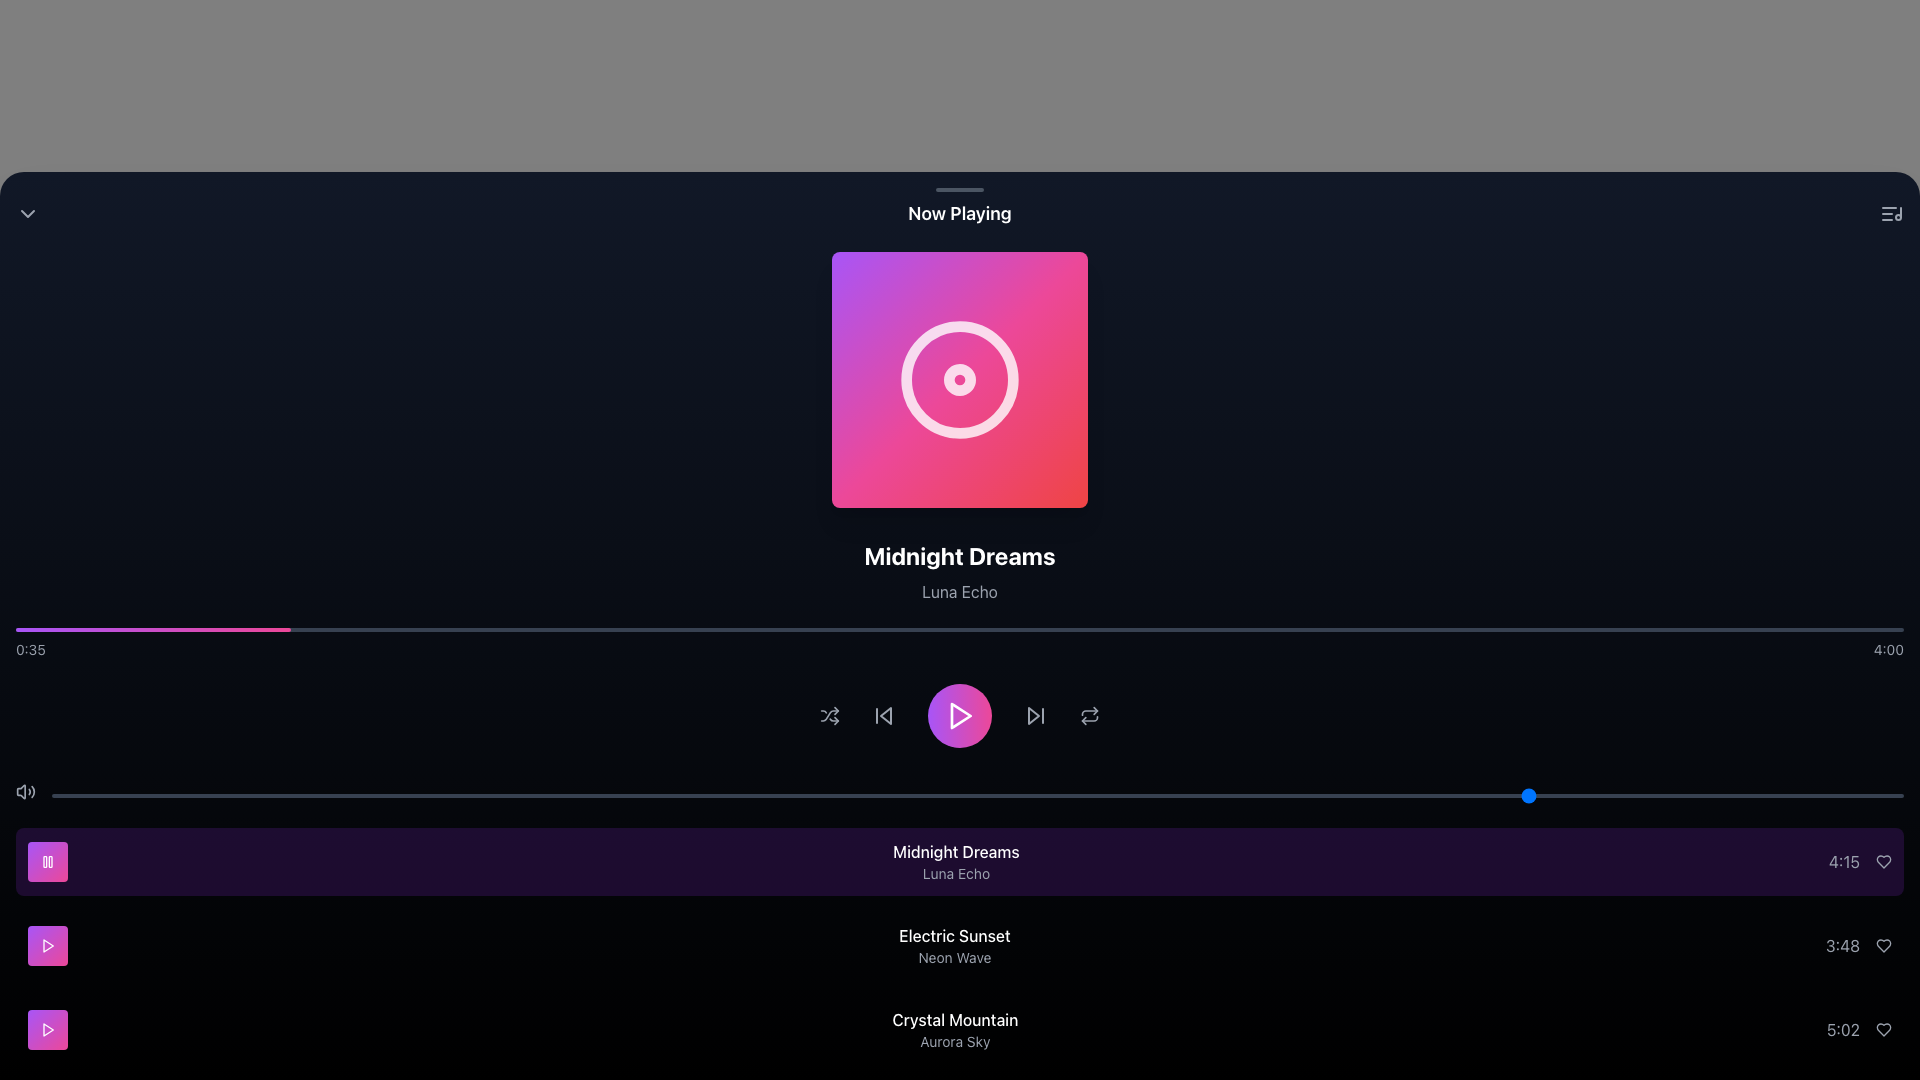  I want to click on the slider value, so click(1699, 794).